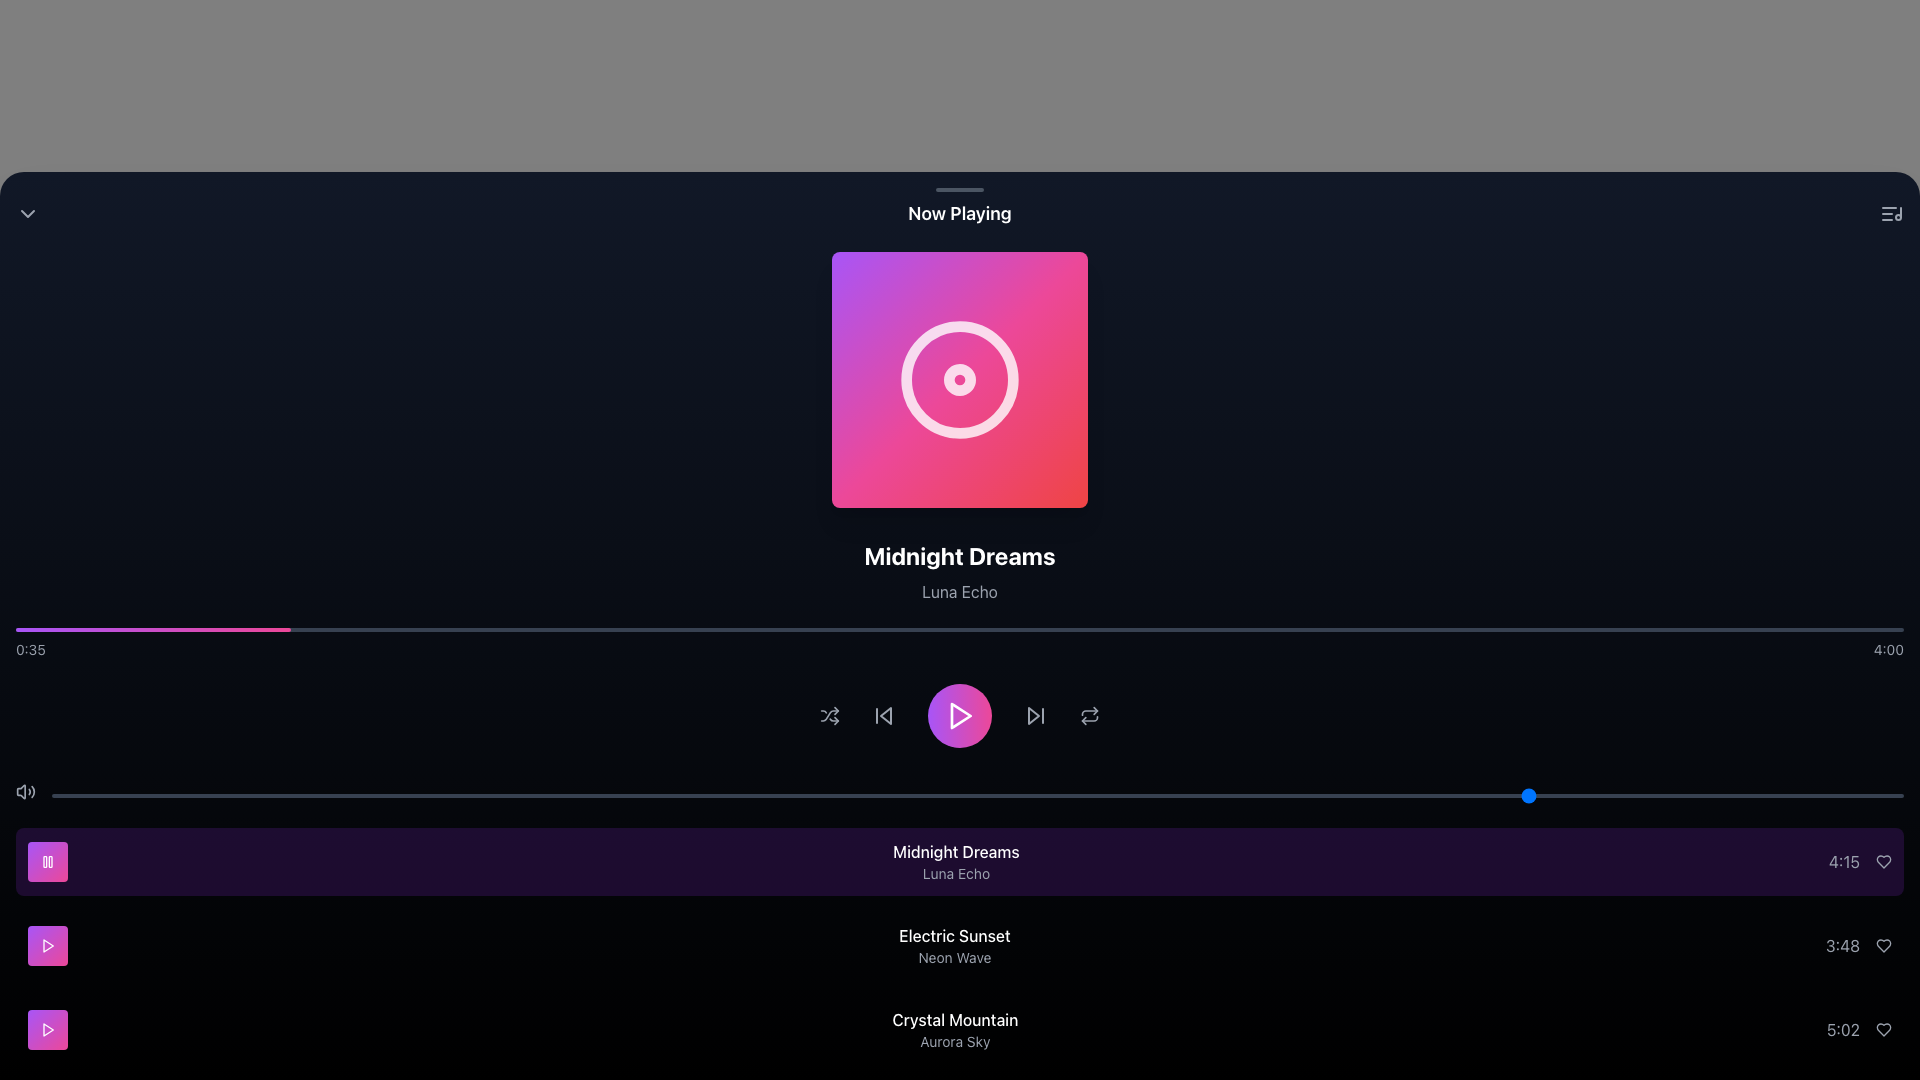  I want to click on the slider value, so click(1699, 794).